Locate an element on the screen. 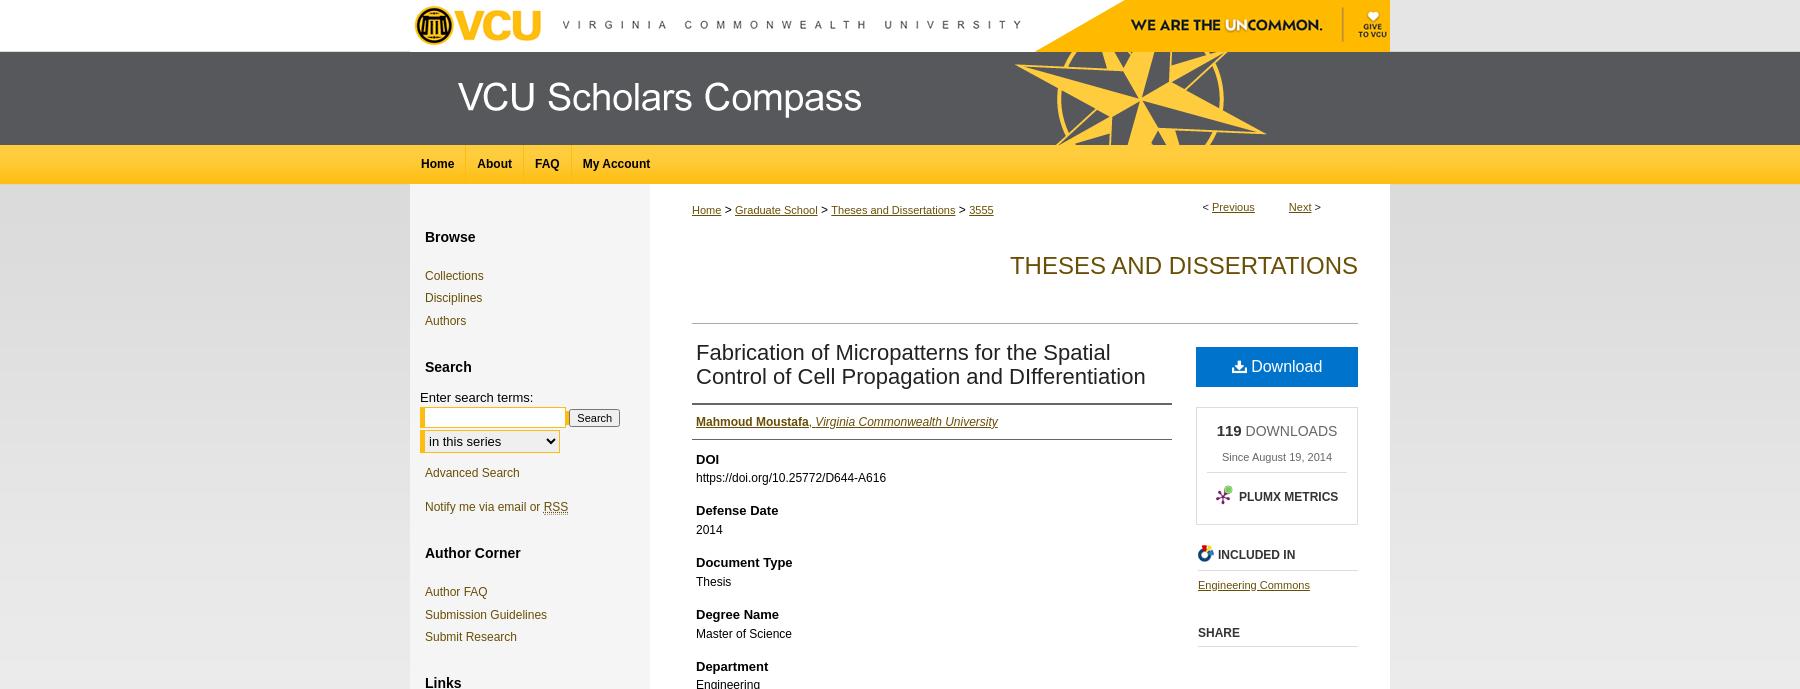 The image size is (1800, 689). 'Submit Research' is located at coordinates (470, 636).